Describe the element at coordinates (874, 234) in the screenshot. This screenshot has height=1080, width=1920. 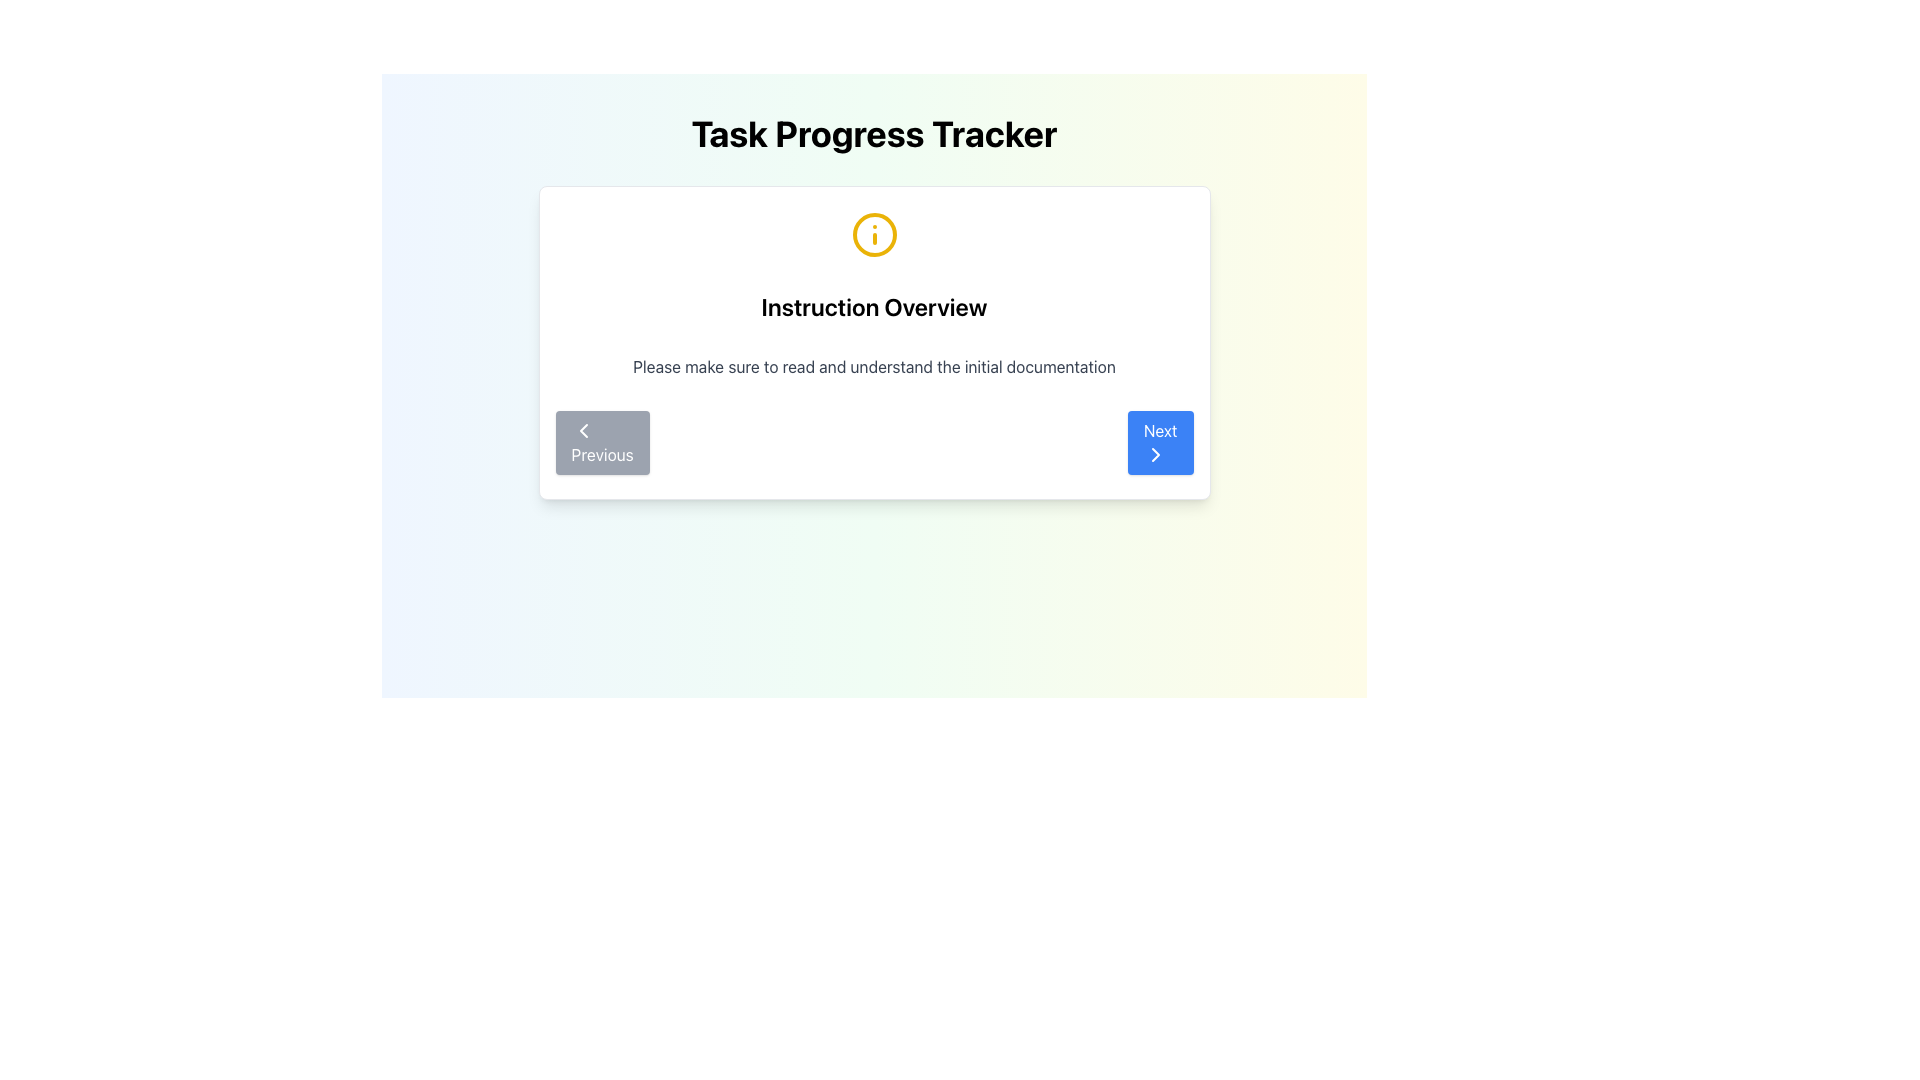
I see `the outer circle of the icon located in the 'Instruction Overview' section, as it is part of an overall button` at that location.